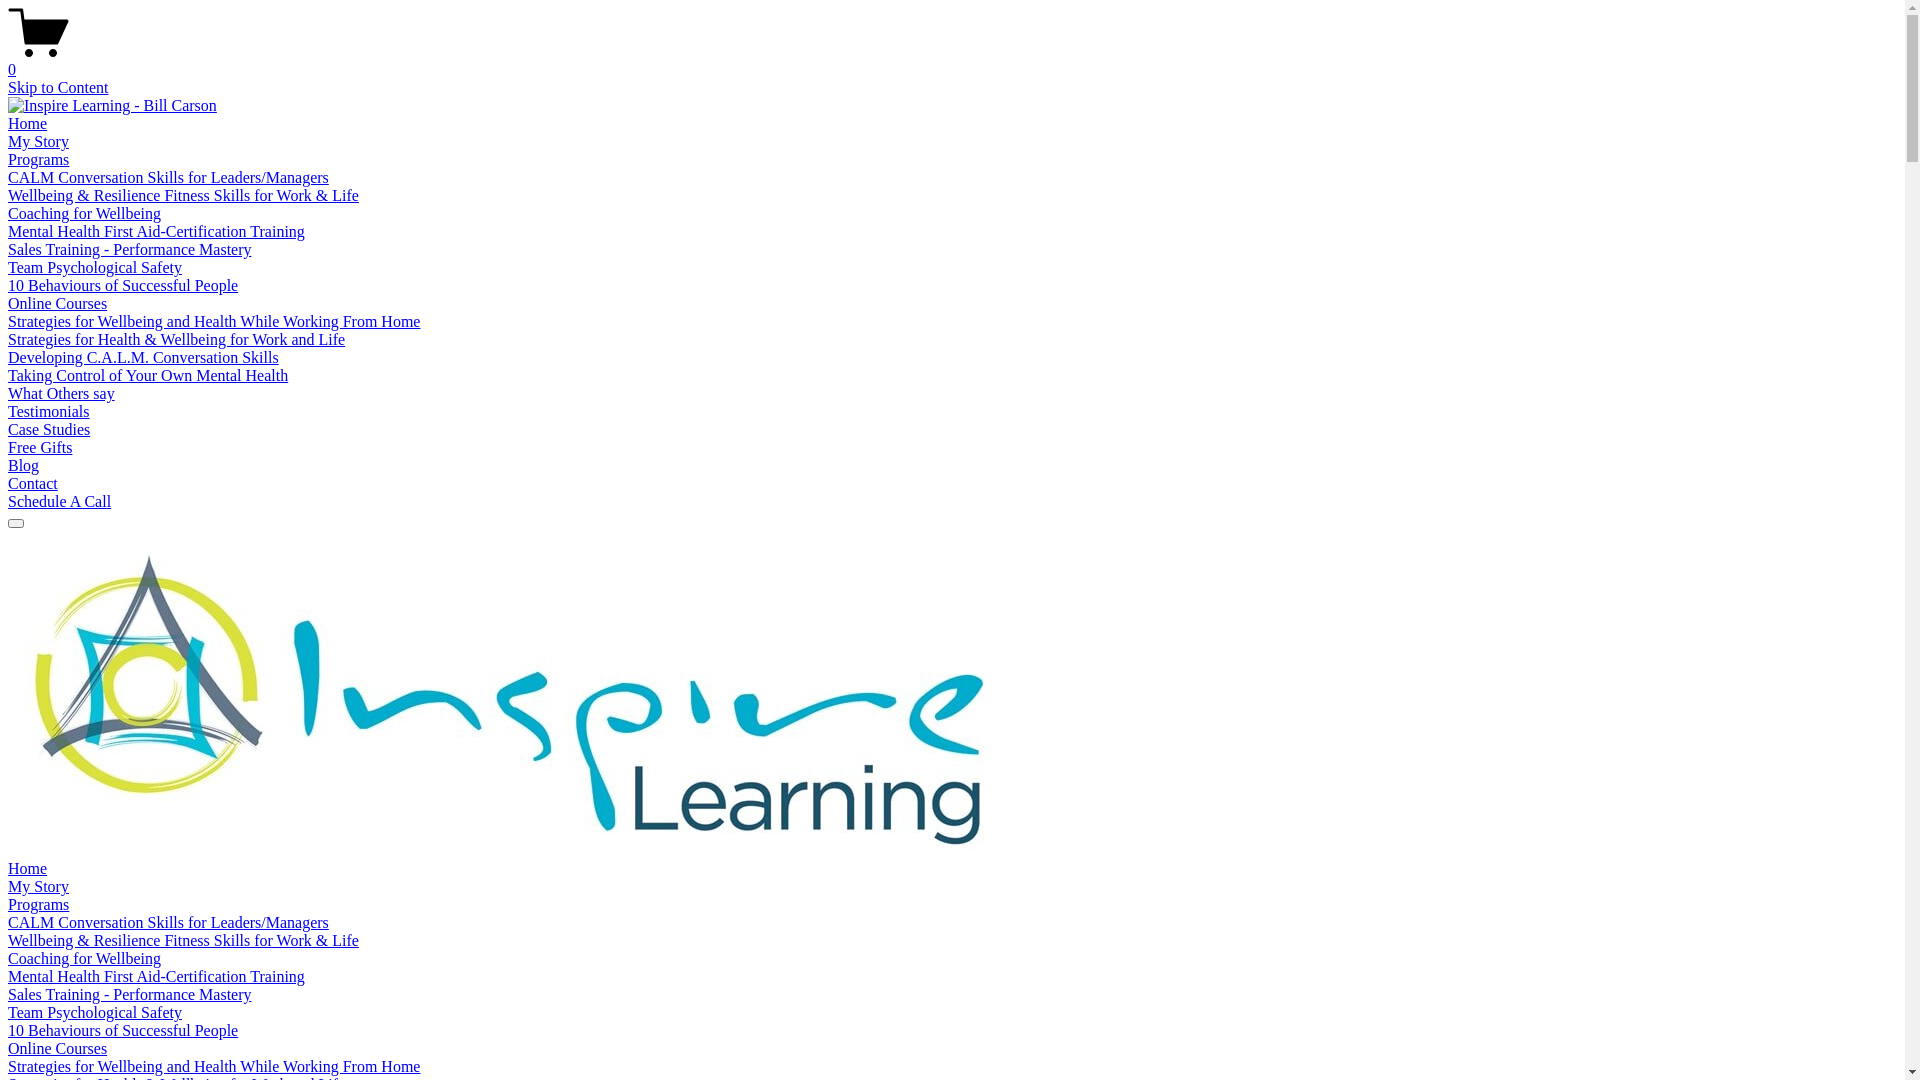  What do you see at coordinates (83, 957) in the screenshot?
I see `'Coaching for Wellbeing'` at bounding box center [83, 957].